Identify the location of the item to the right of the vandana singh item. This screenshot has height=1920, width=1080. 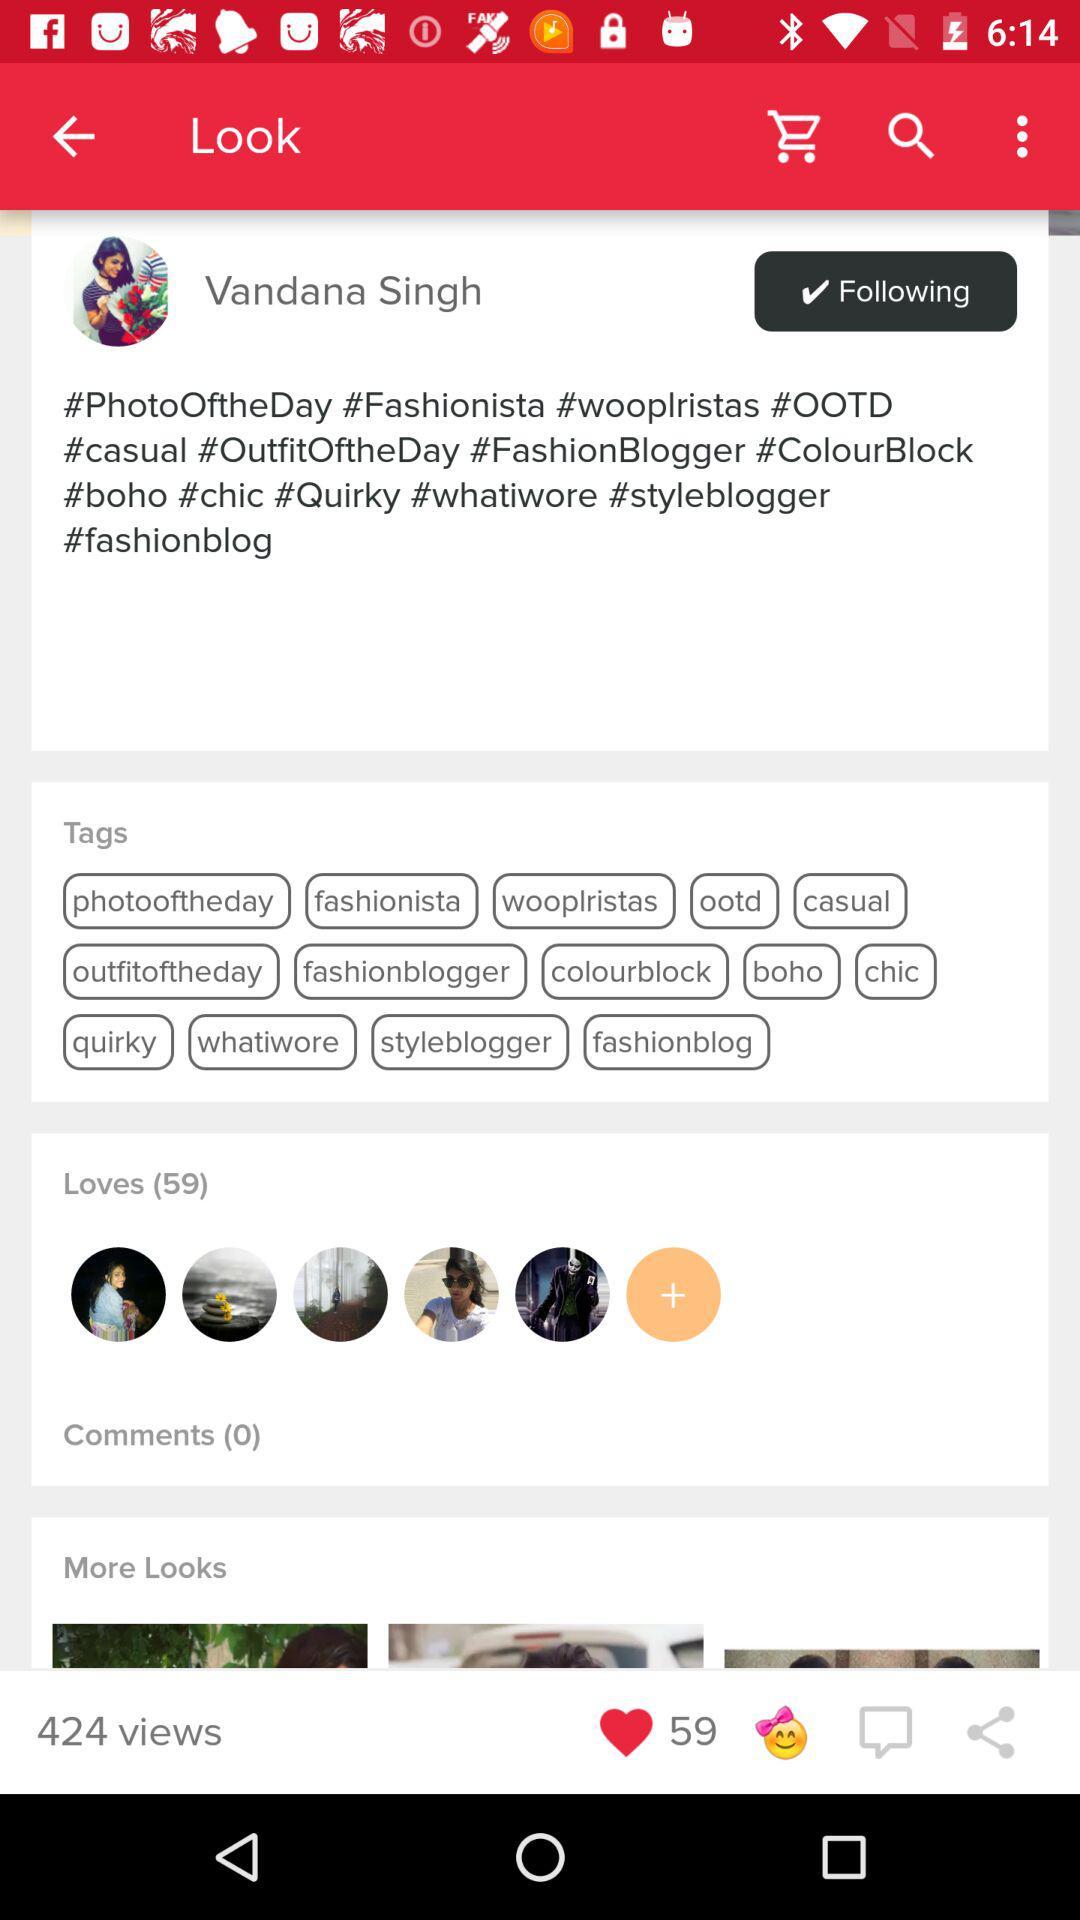
(884, 290).